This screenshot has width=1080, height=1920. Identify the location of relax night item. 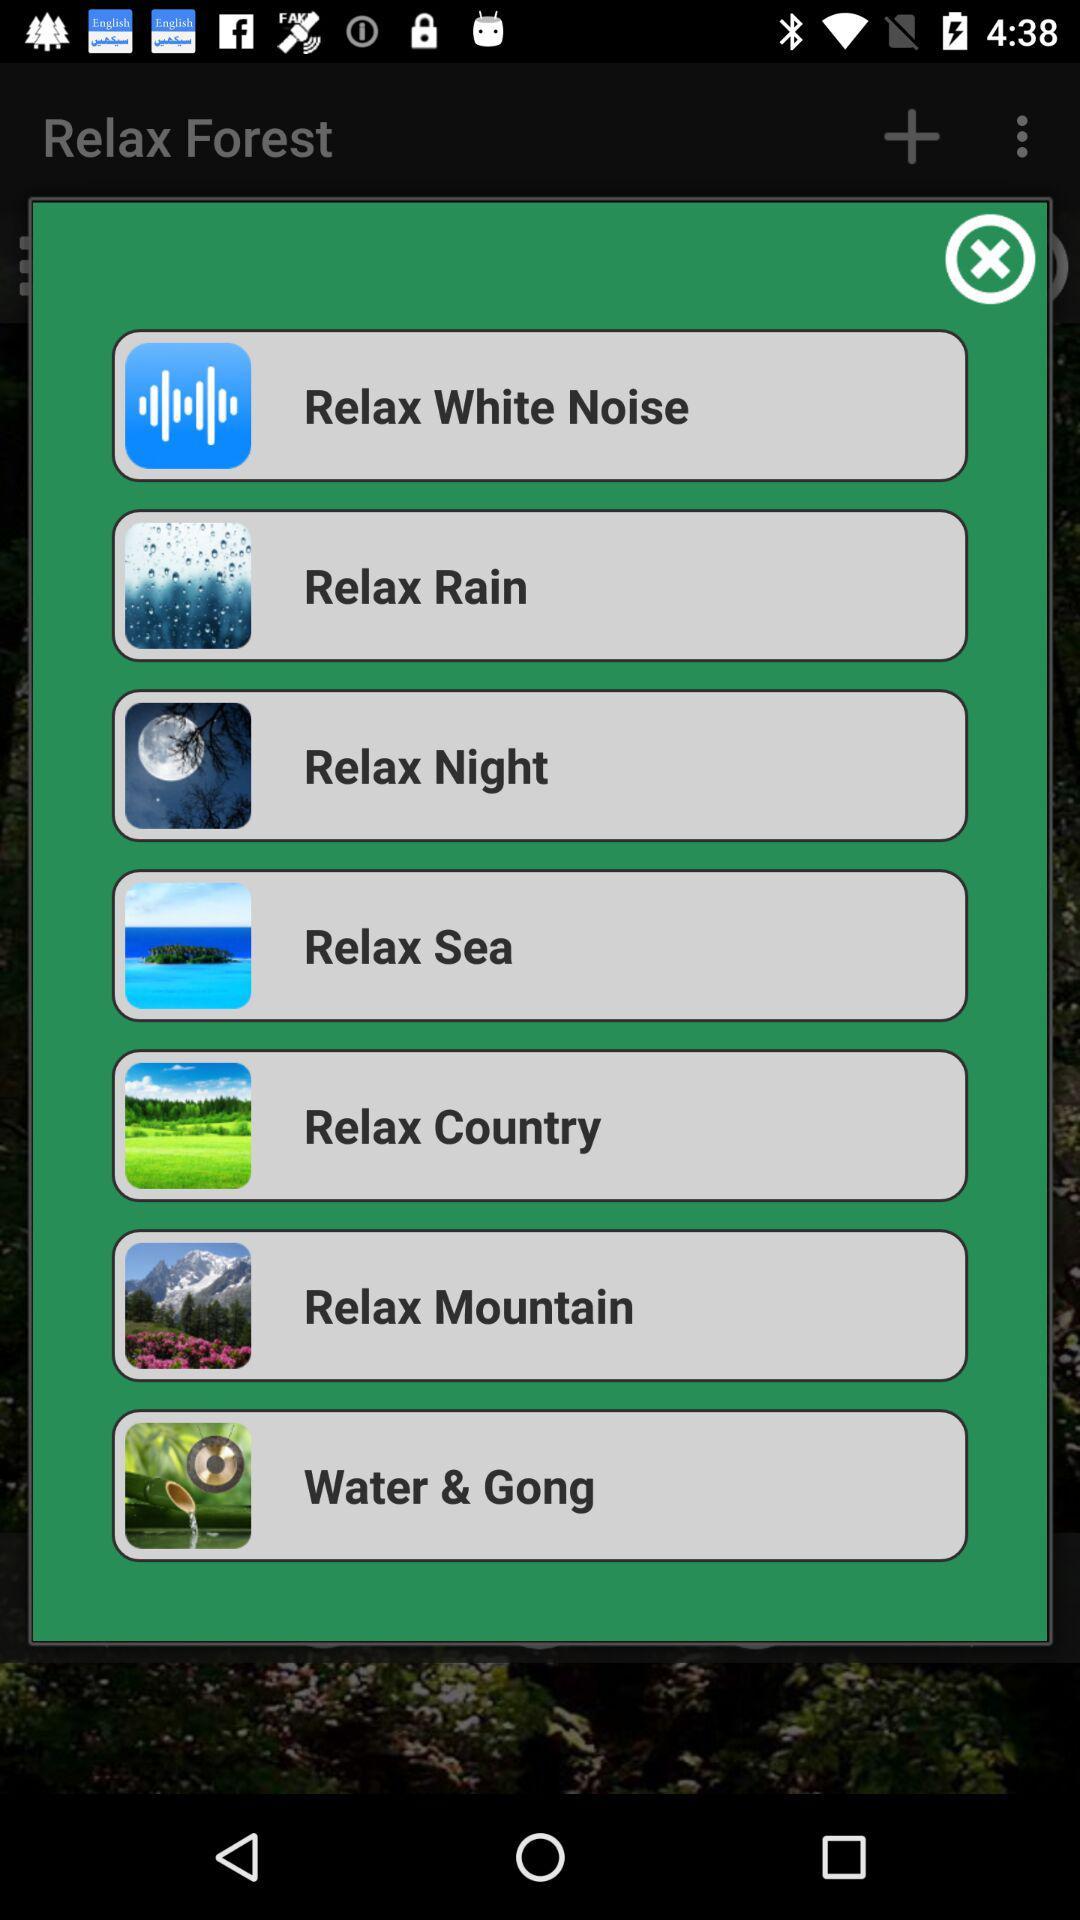
(540, 764).